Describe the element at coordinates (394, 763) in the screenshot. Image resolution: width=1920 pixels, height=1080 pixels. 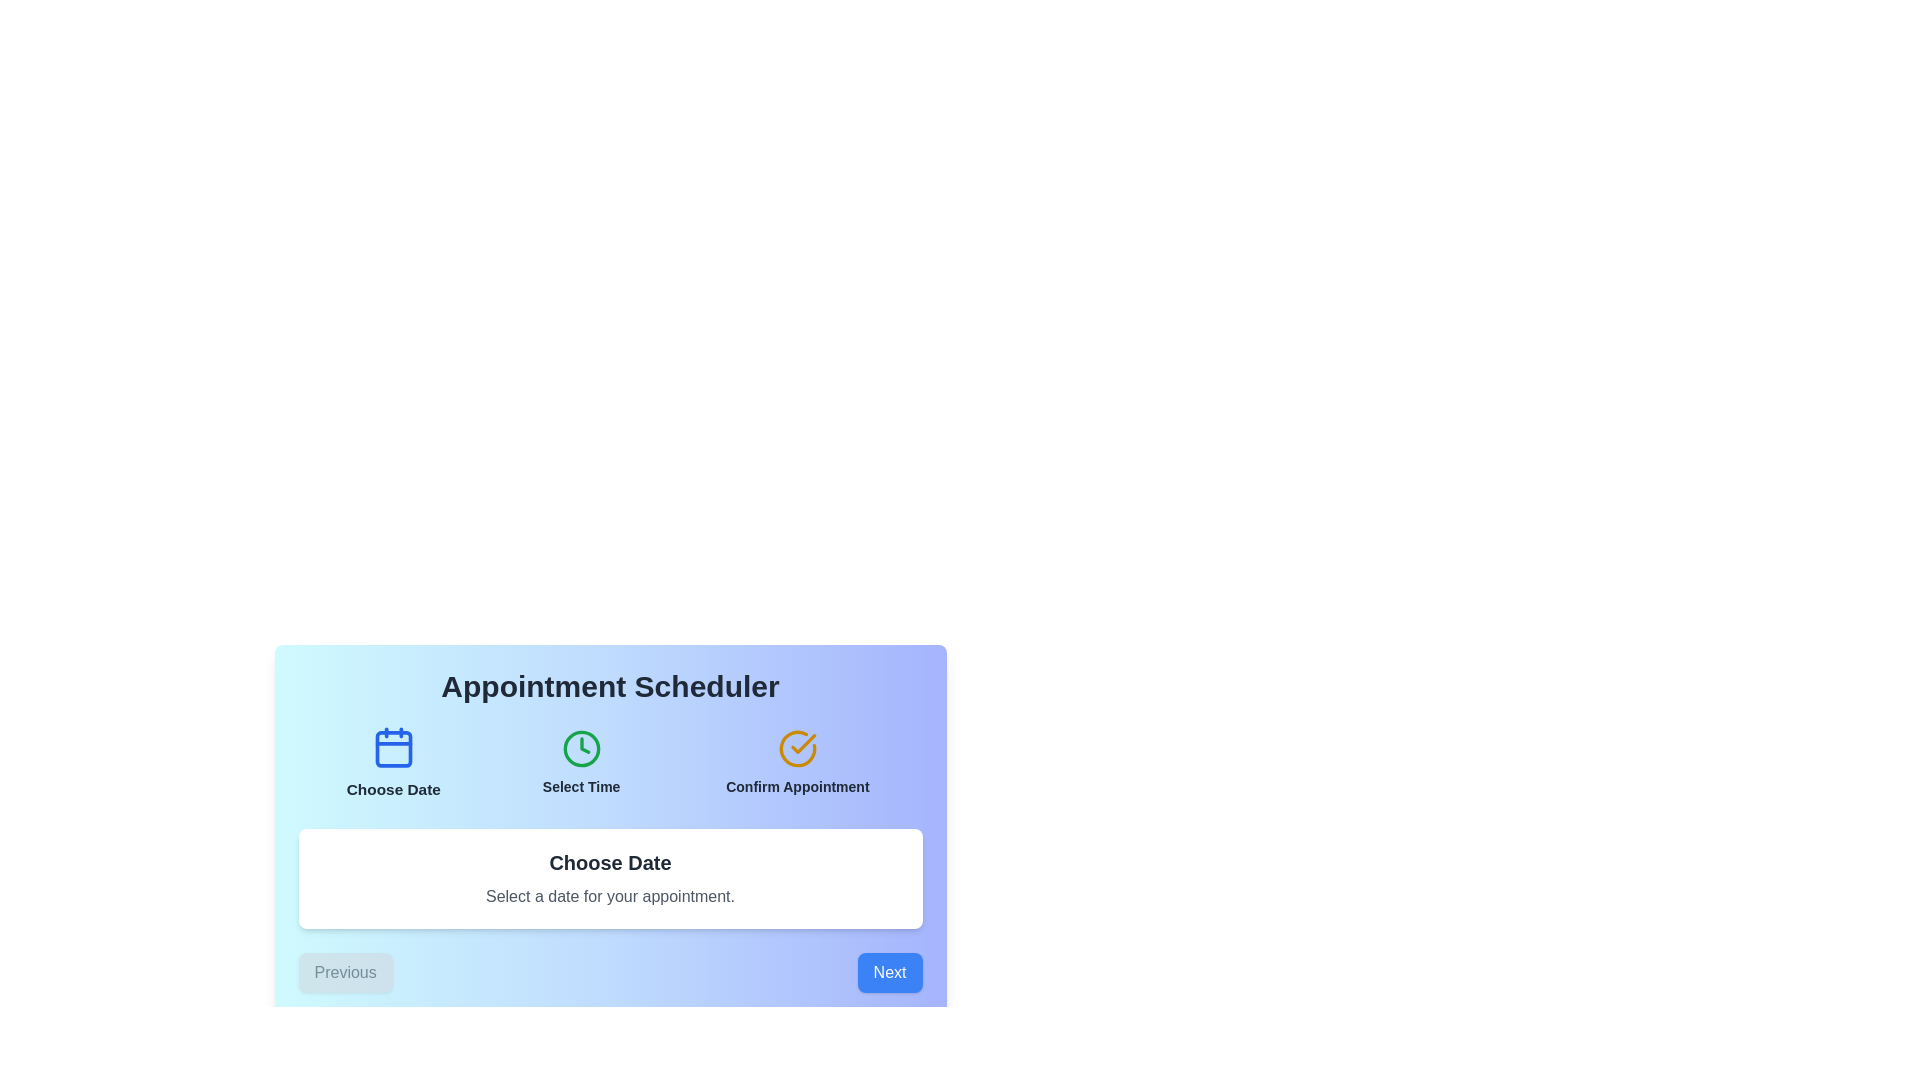
I see `the step button corresponding to Choose Date to display its description` at that location.